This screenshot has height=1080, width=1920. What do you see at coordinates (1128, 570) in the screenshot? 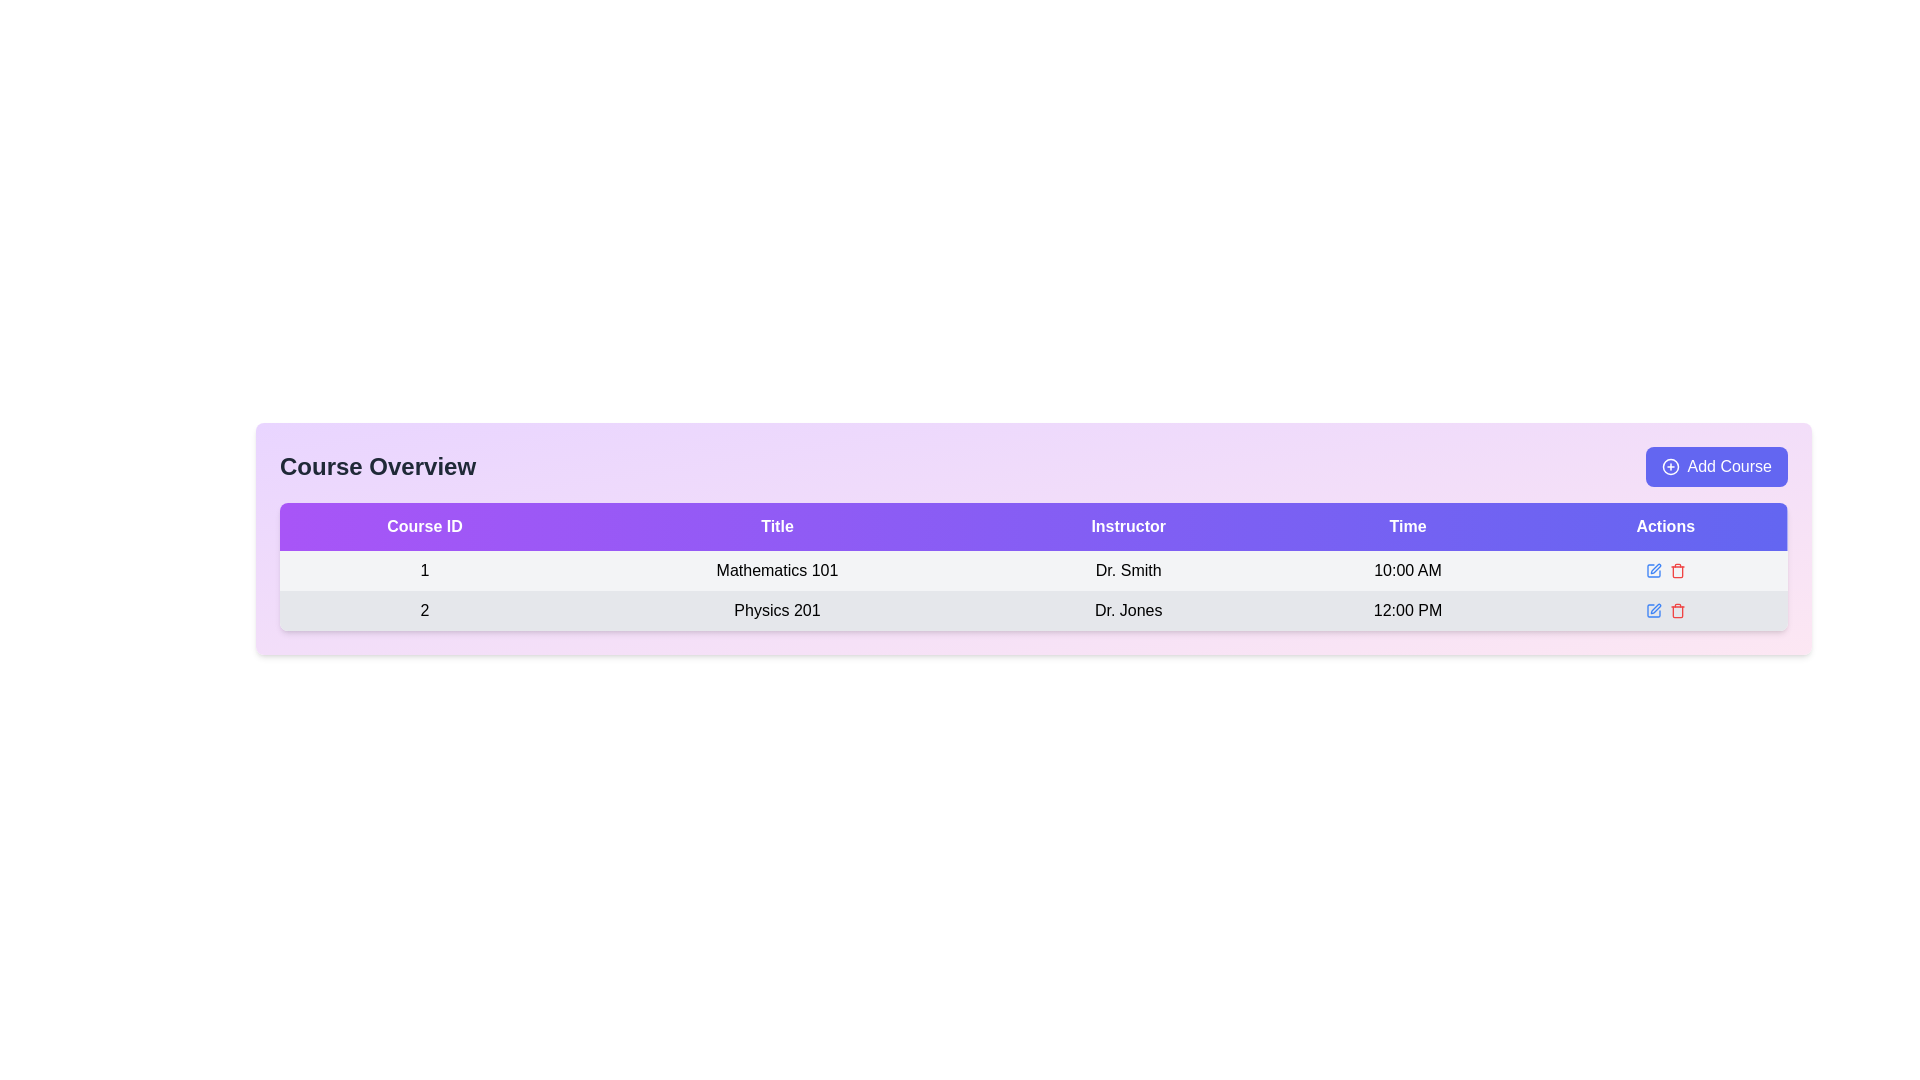
I see `the Text label representing the instructor for the course 'Mathematics 101', located in the third column of the first row of a table, between 'Mathematics 101' and '10:00 AM'` at bounding box center [1128, 570].